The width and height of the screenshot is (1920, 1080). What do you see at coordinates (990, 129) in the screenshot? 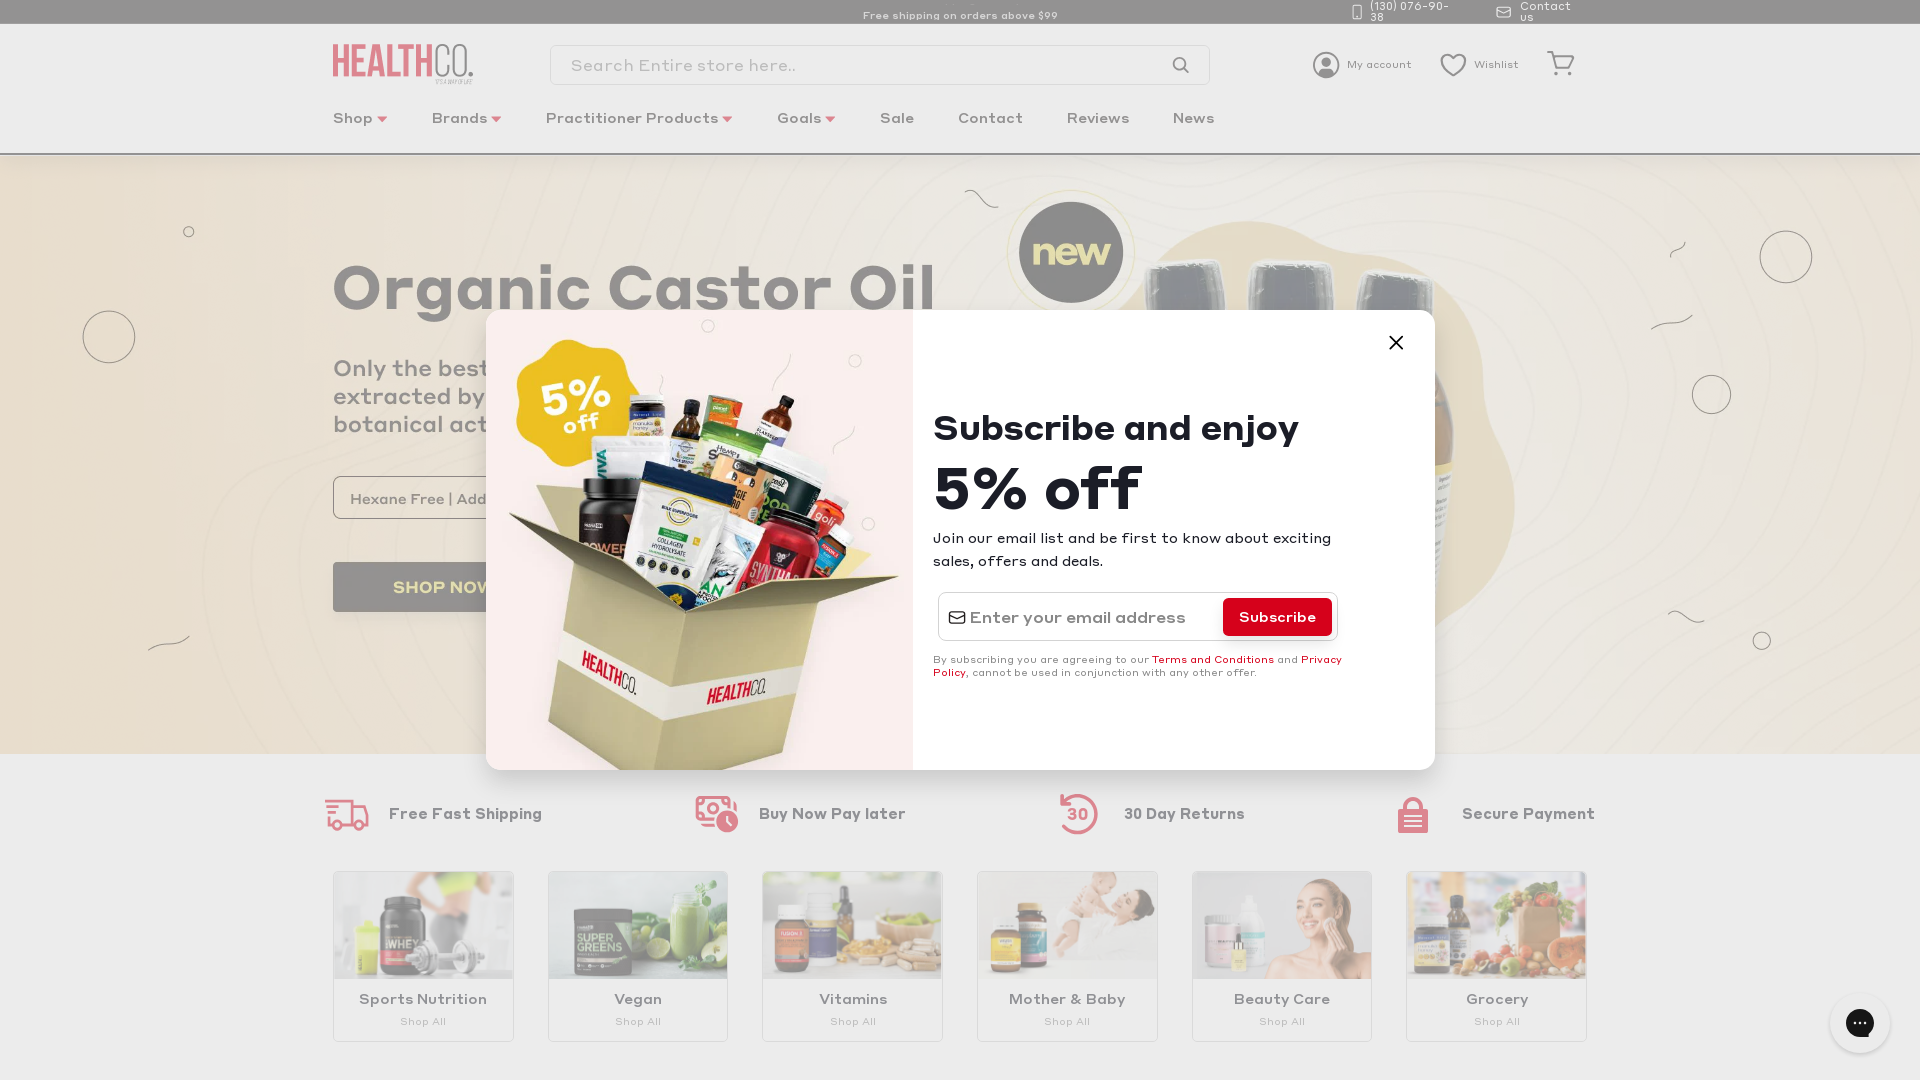
I see `'Contact'` at bounding box center [990, 129].